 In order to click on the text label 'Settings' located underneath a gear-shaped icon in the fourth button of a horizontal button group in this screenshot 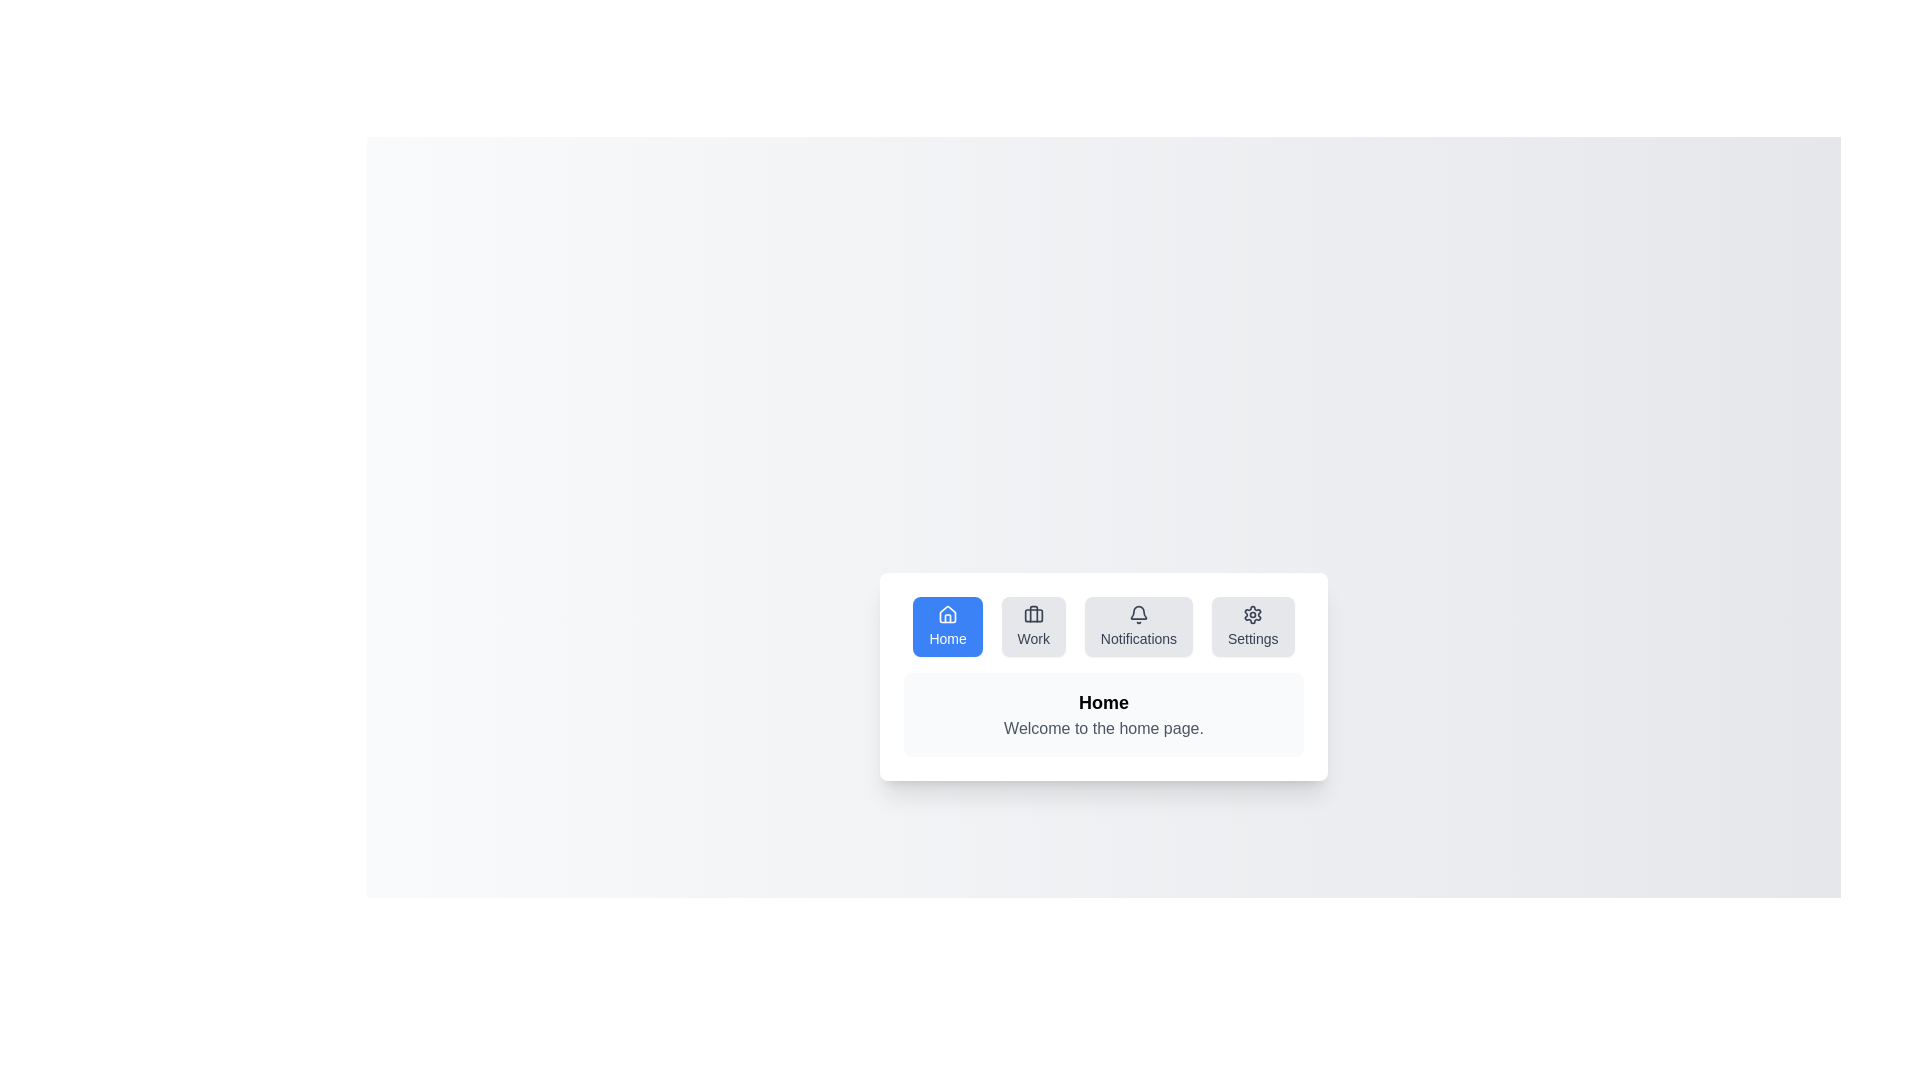, I will do `click(1252, 639)`.